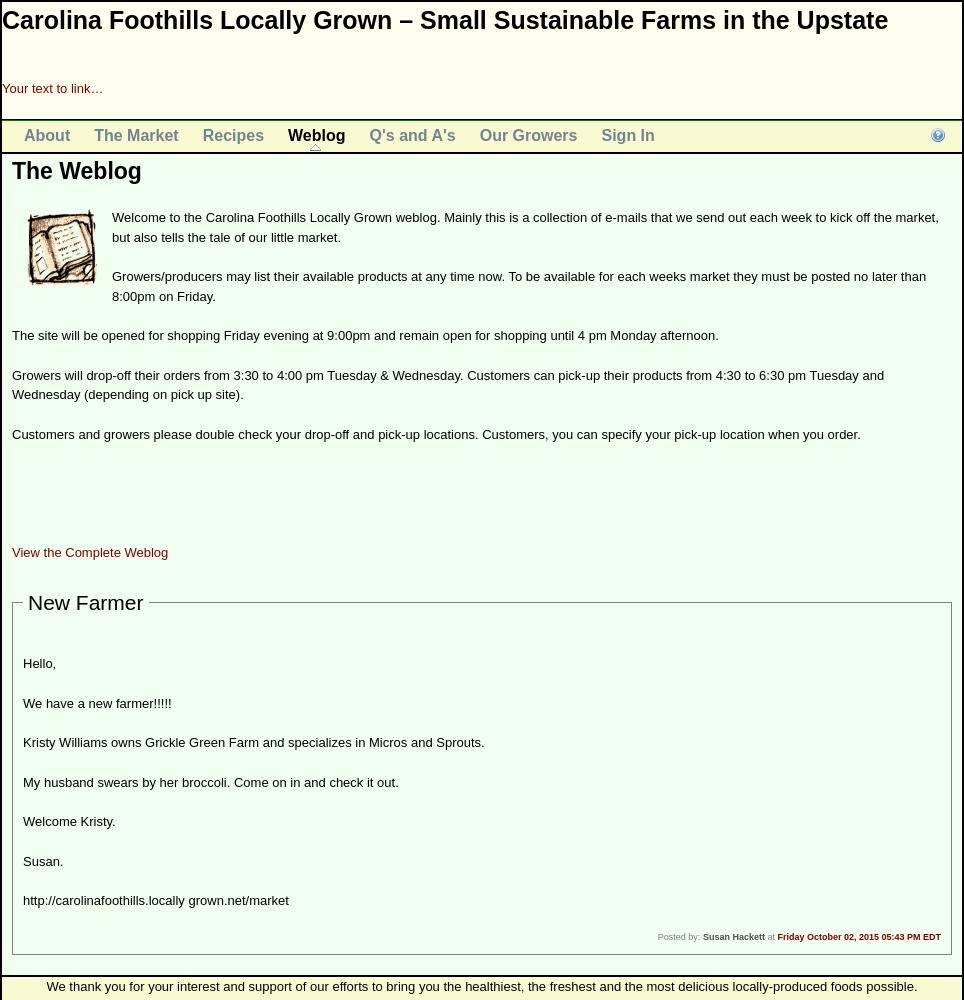 The image size is (964, 1000). Describe the element at coordinates (252, 741) in the screenshot. I see `'Kristy Williams owns Grickle Green Farm and specializes in Micros and Sprouts.'` at that location.